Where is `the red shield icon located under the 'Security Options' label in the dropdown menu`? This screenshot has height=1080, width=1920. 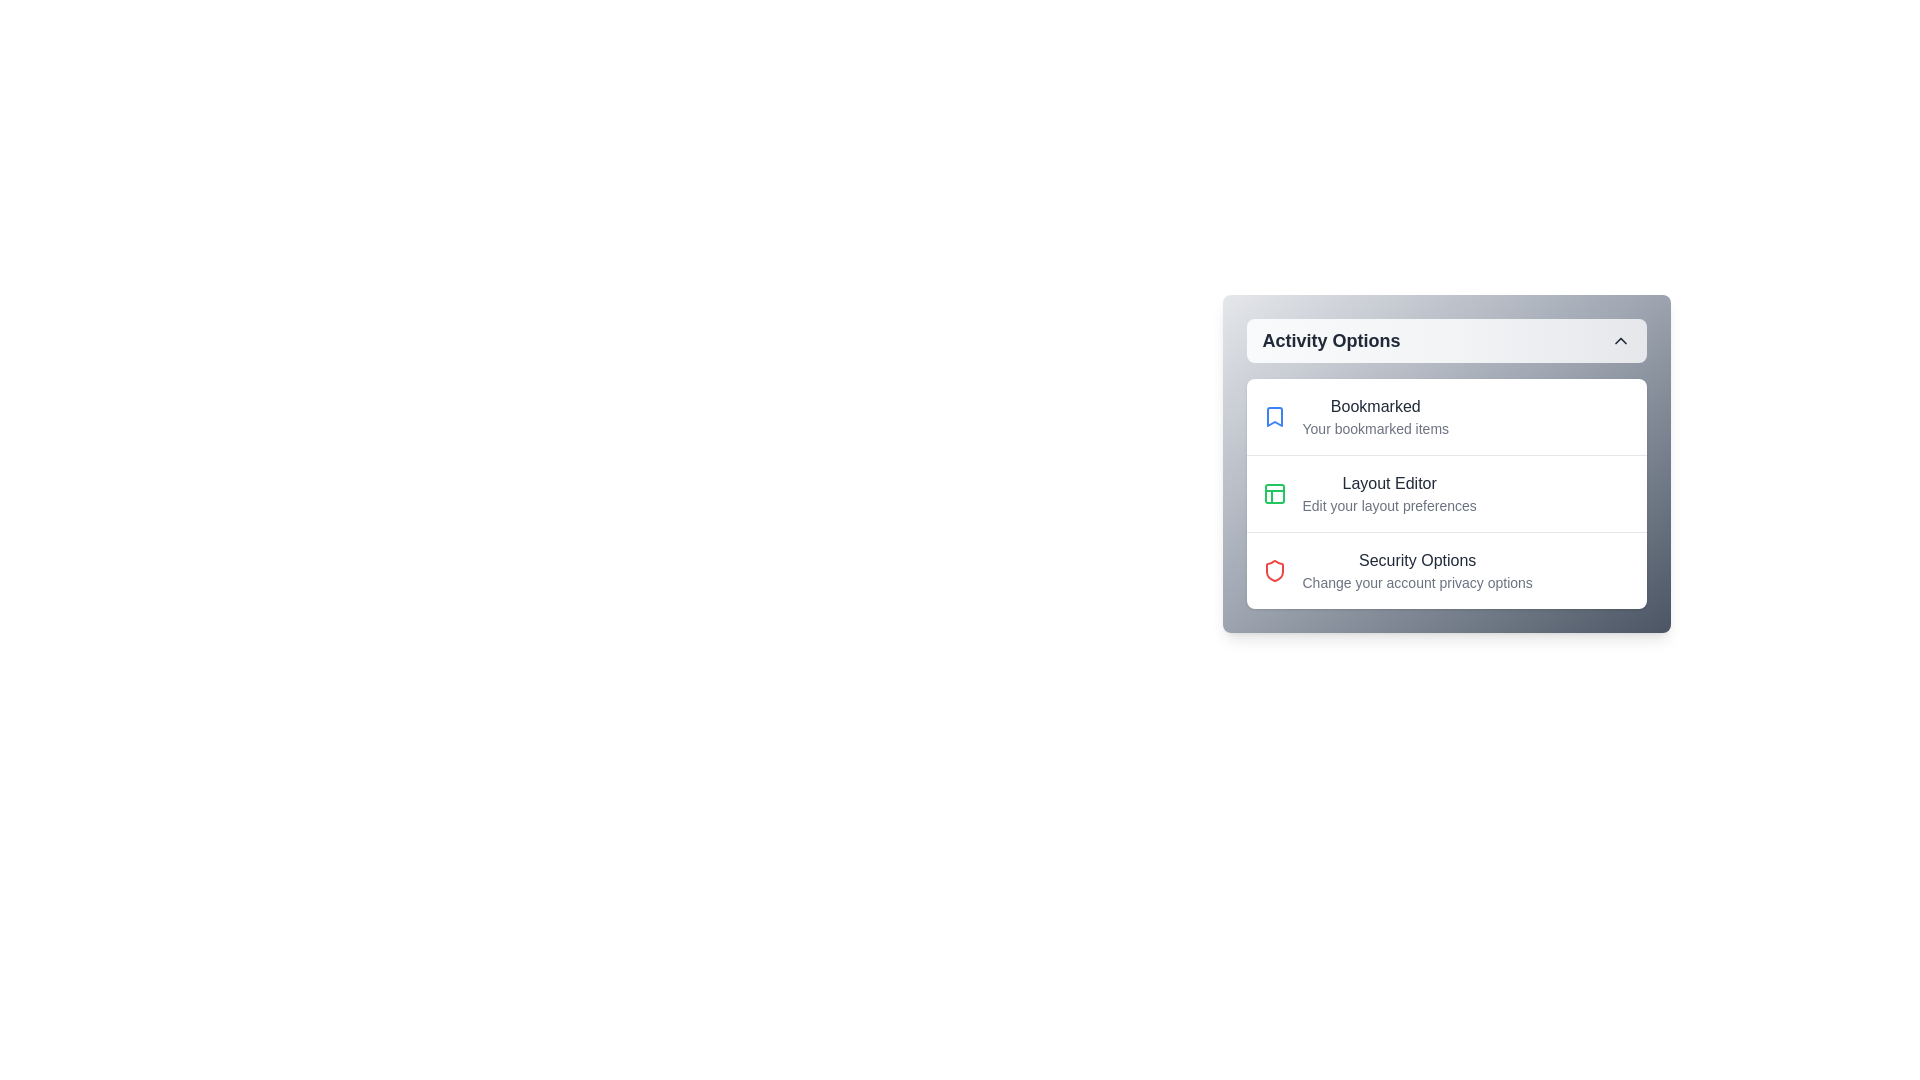
the red shield icon located under the 'Security Options' label in the dropdown menu is located at coordinates (1273, 570).